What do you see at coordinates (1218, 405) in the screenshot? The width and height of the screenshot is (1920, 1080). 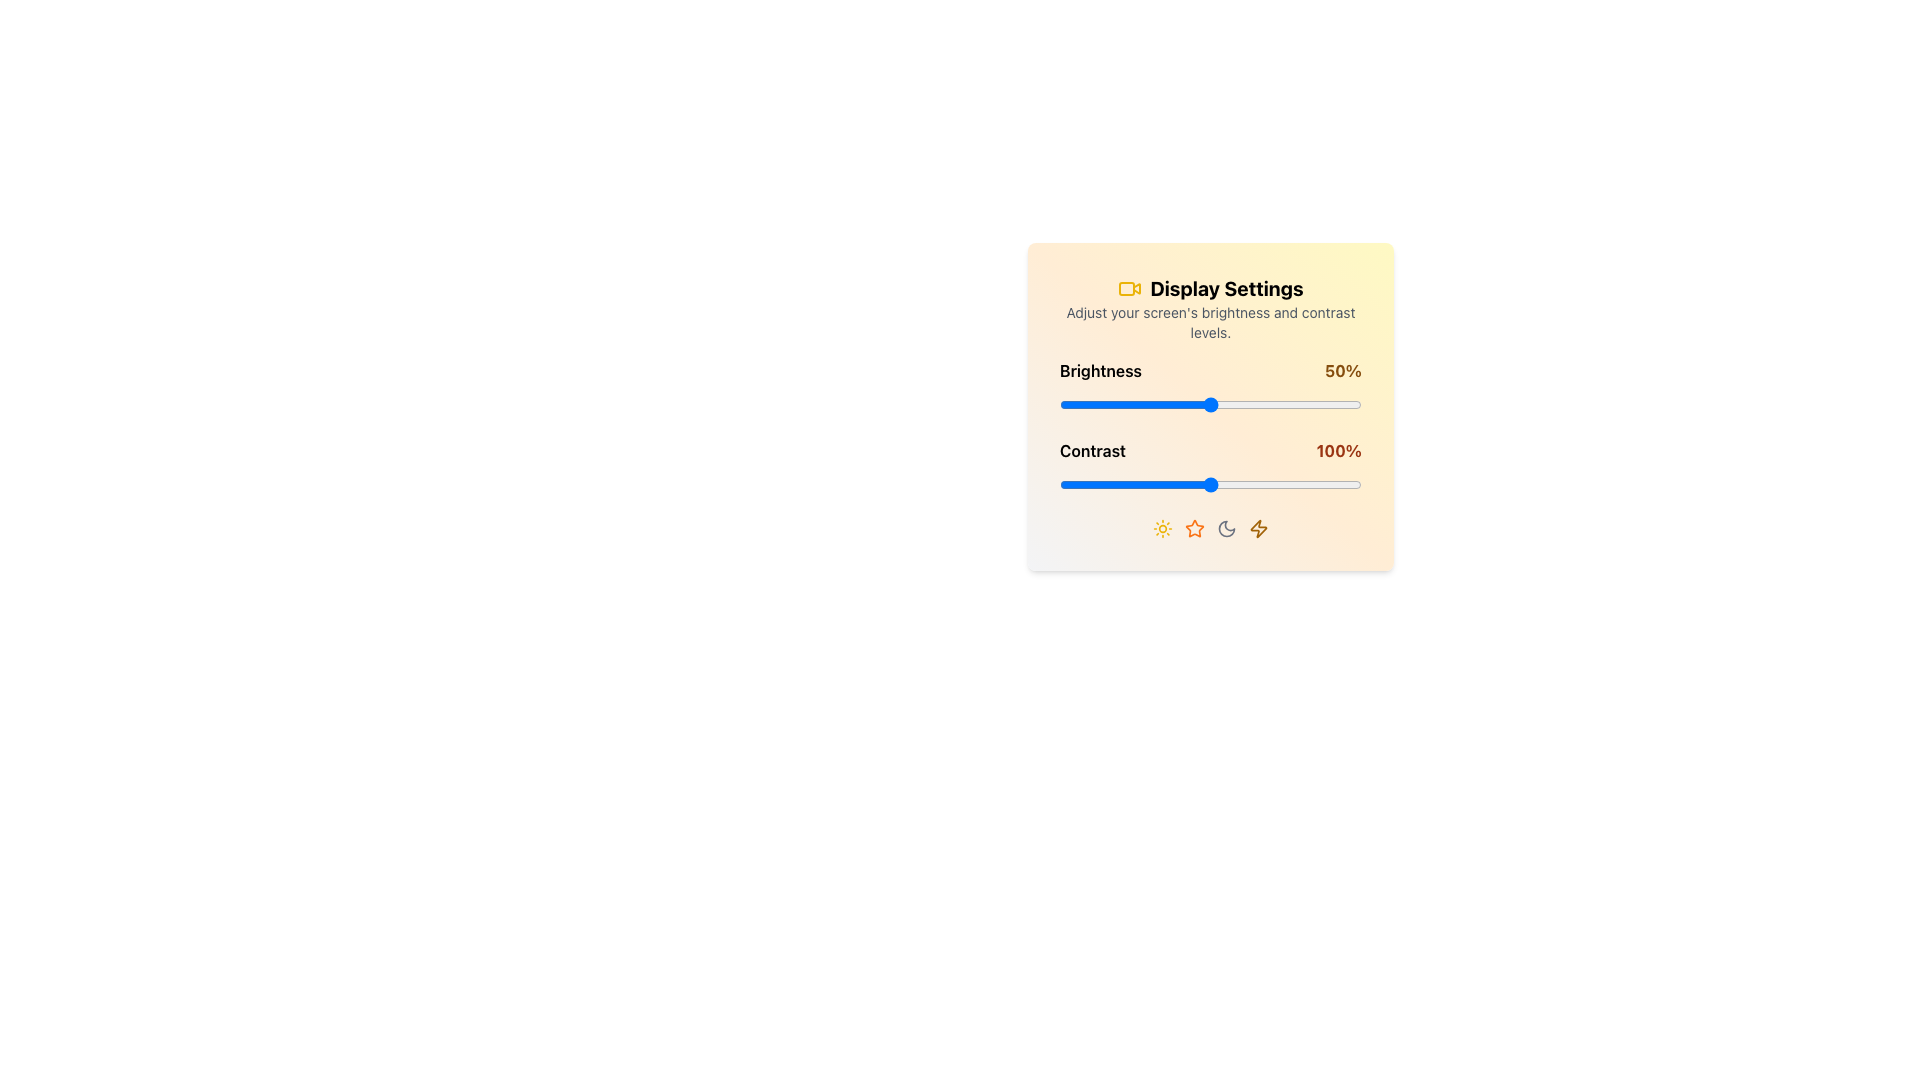 I see `the brightness` at bounding box center [1218, 405].